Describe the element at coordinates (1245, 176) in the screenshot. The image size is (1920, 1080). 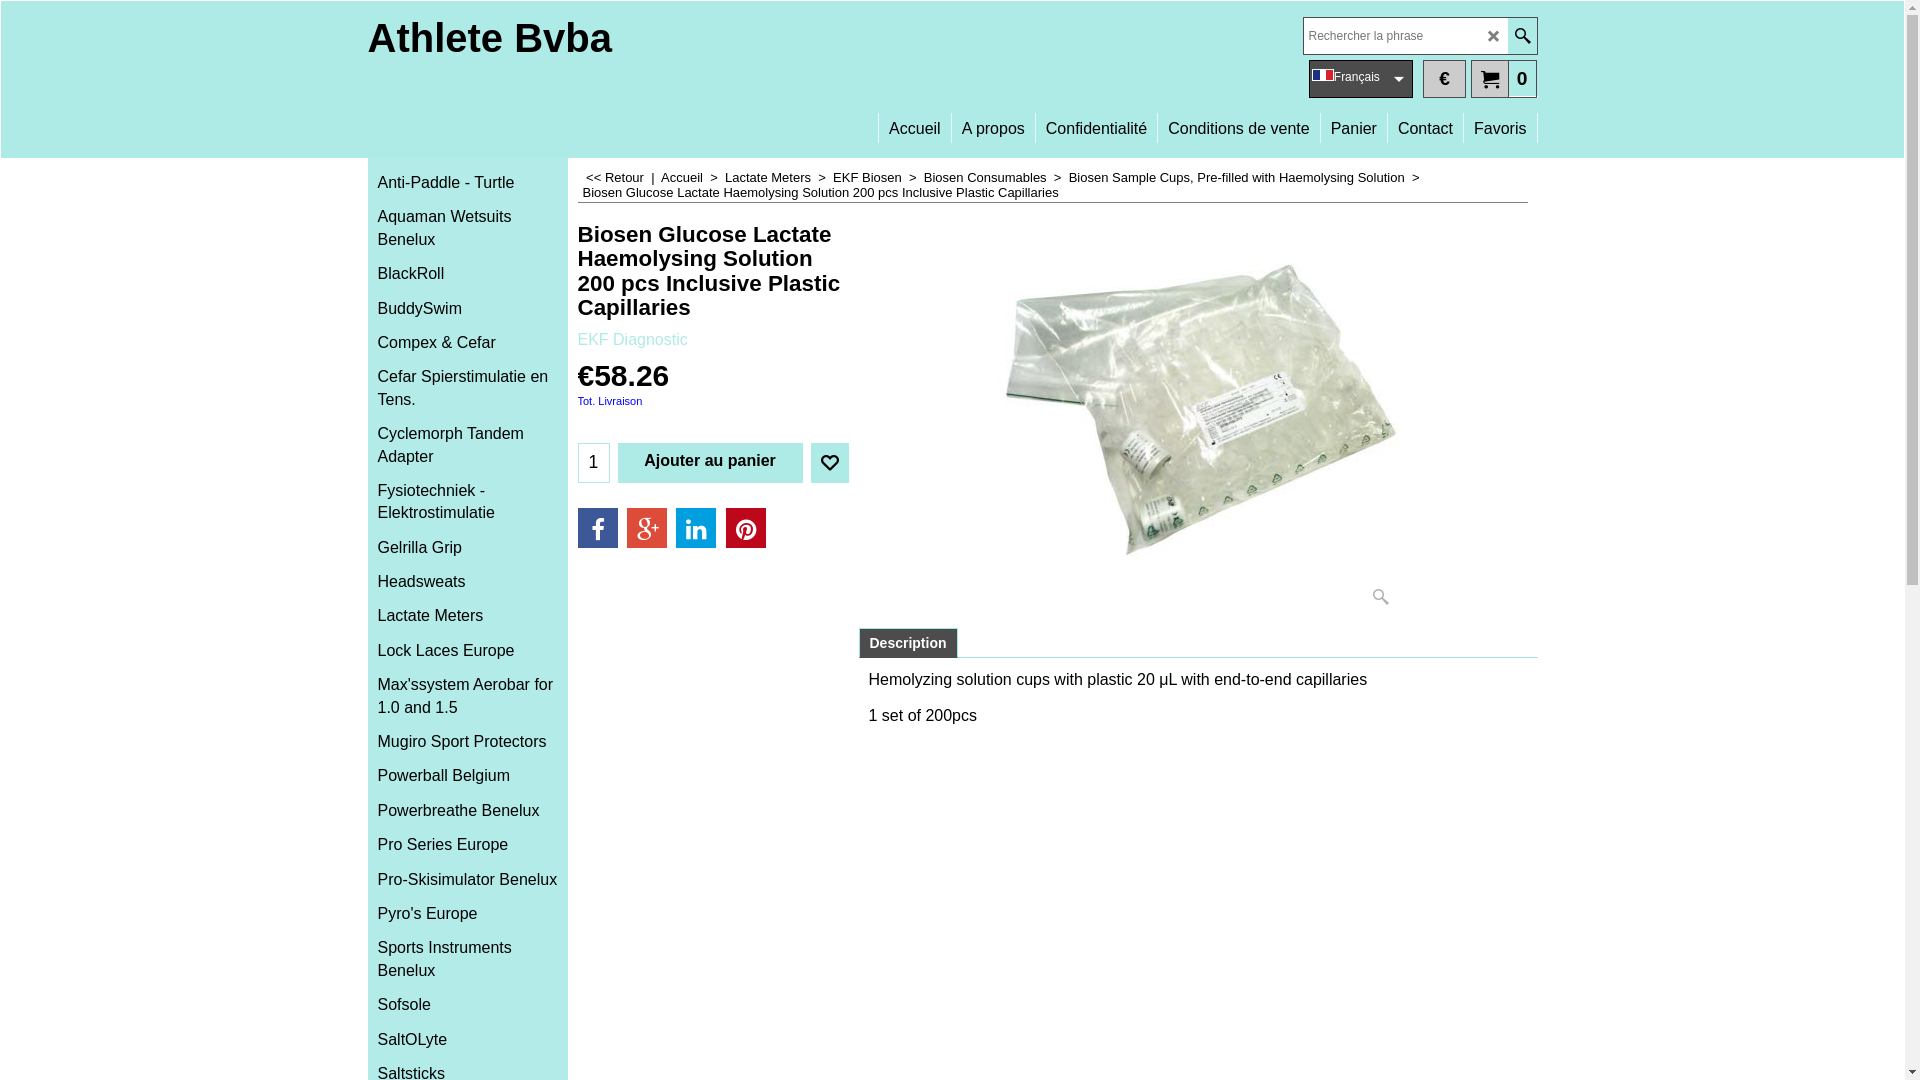
I see `'Biosen Sample Cups, Pre-filled with Haemolysing Solution  > '` at that location.